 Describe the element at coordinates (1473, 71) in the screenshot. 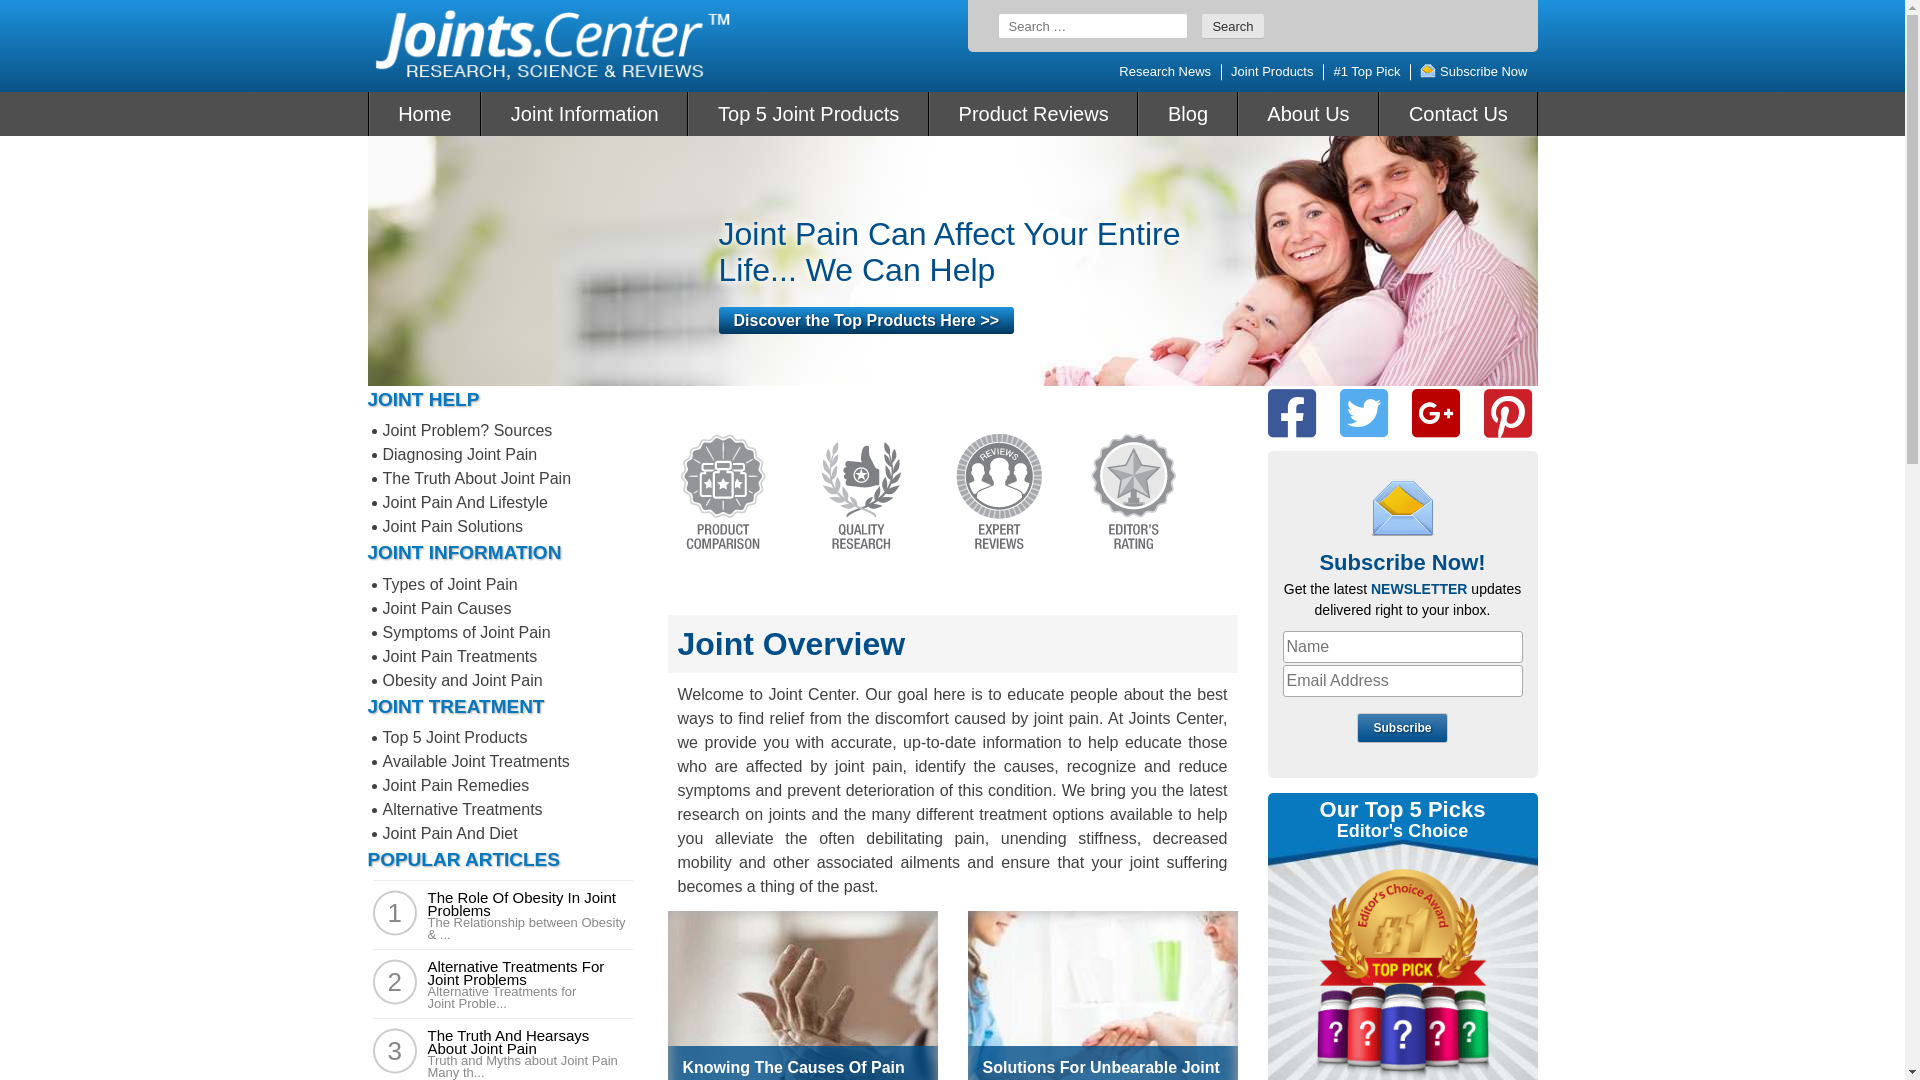

I see `'Subscribe Now'` at that location.